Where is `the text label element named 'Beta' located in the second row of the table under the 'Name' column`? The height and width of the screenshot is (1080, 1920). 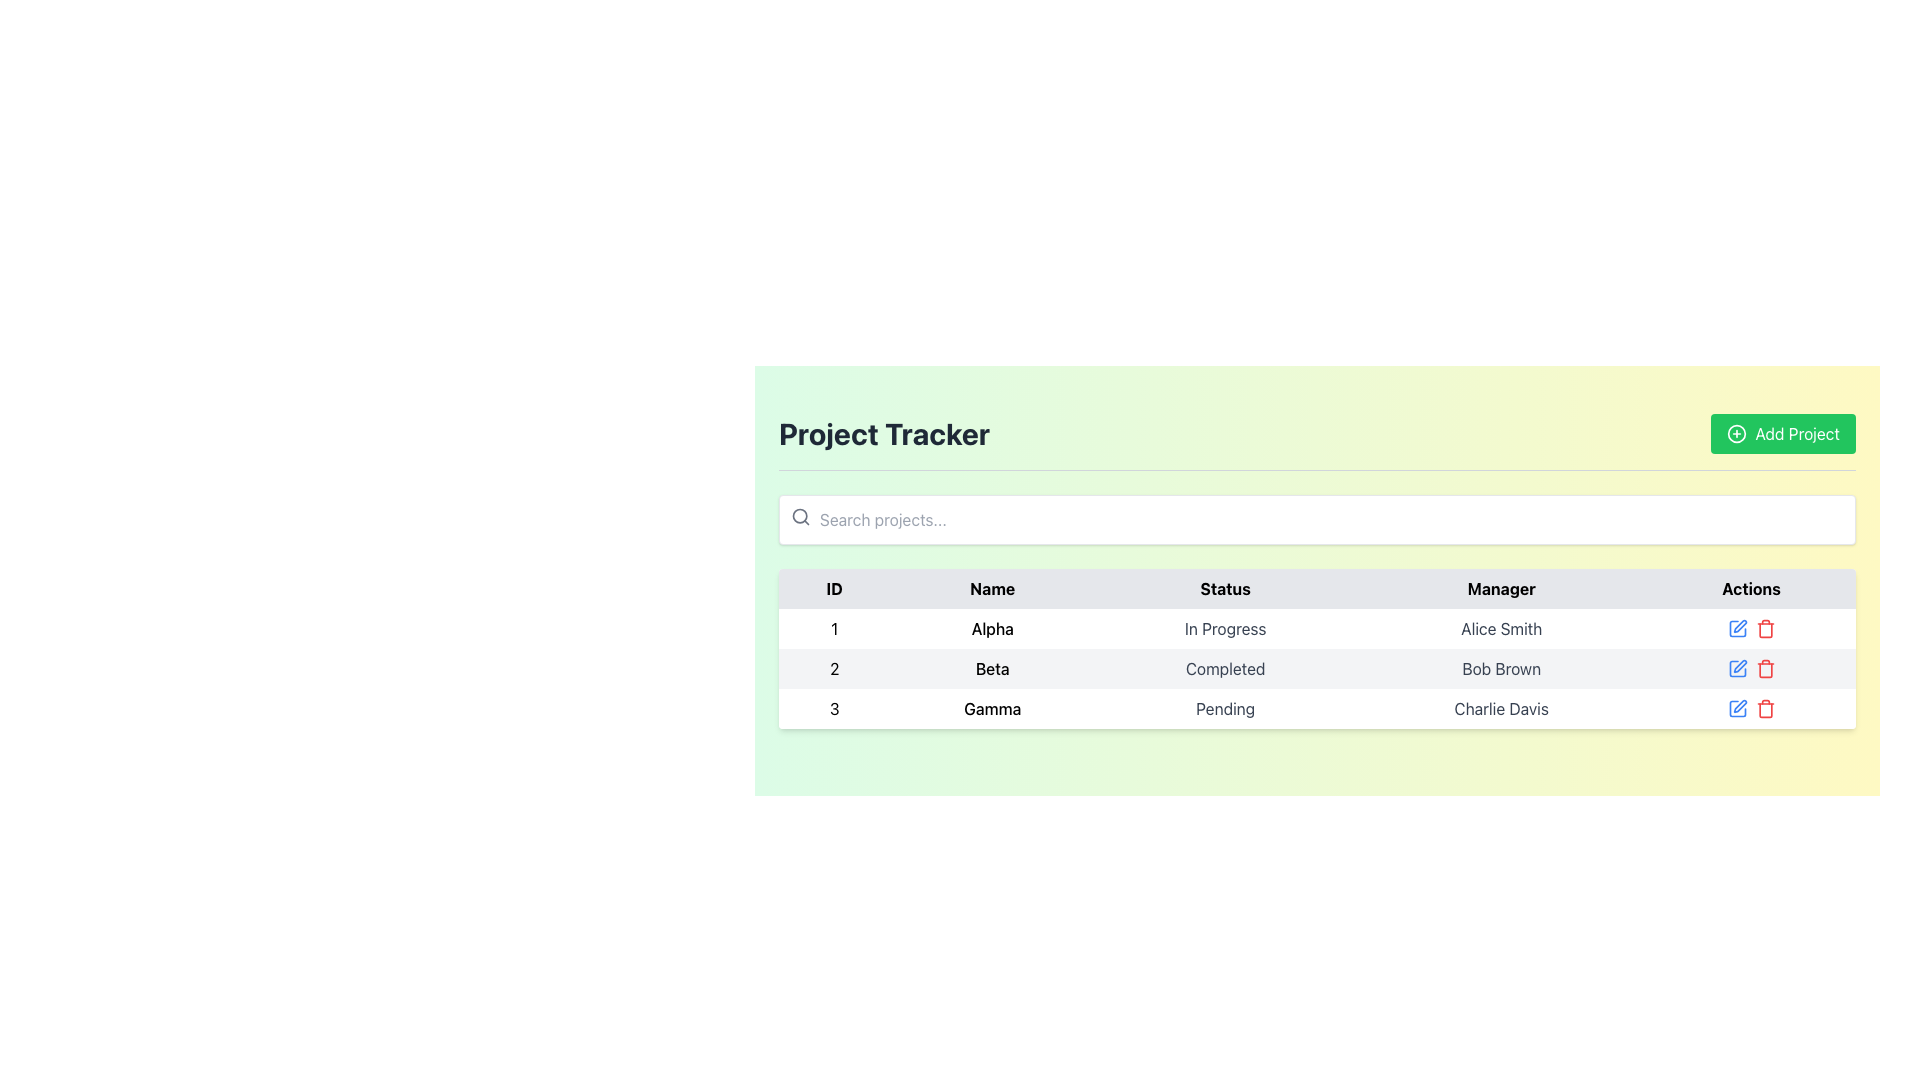 the text label element named 'Beta' located in the second row of the table under the 'Name' column is located at coordinates (992, 668).